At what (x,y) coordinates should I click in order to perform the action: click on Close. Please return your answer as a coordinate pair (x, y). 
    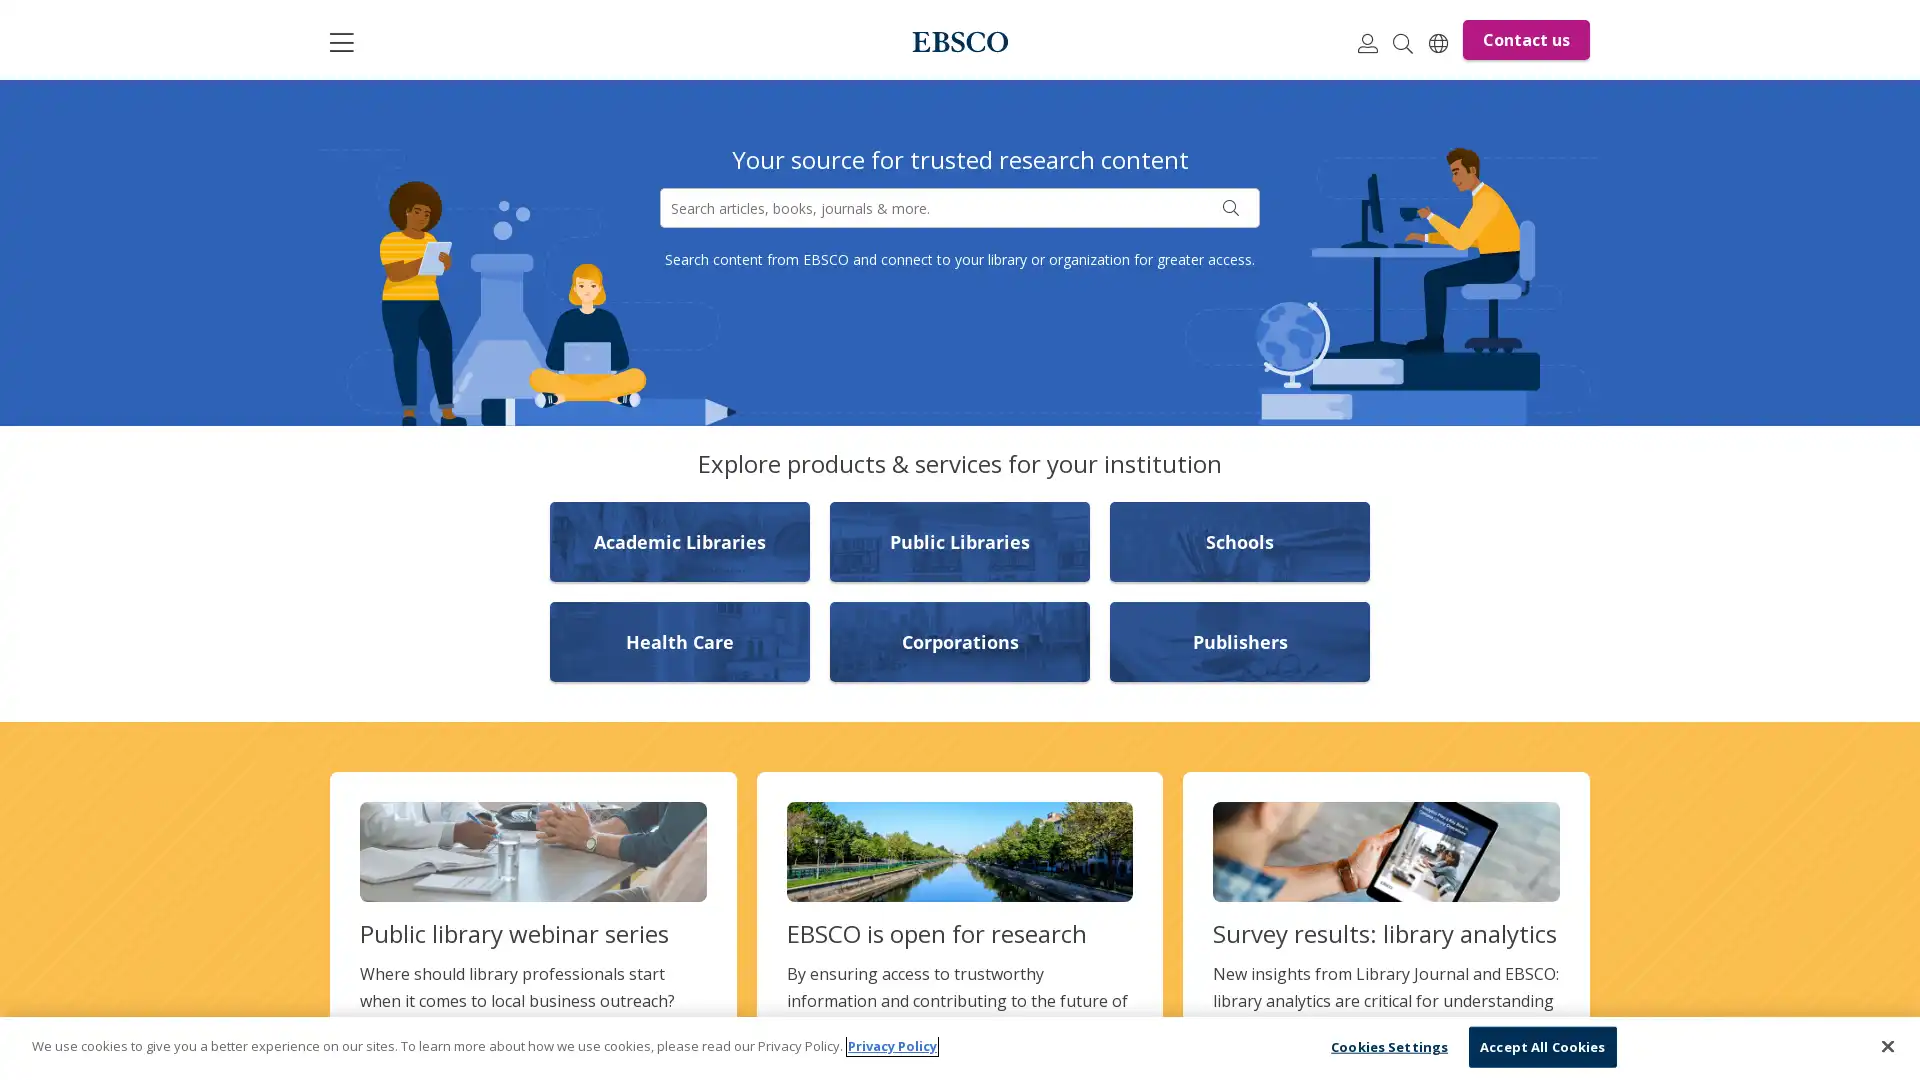
    Looking at the image, I should click on (1886, 1044).